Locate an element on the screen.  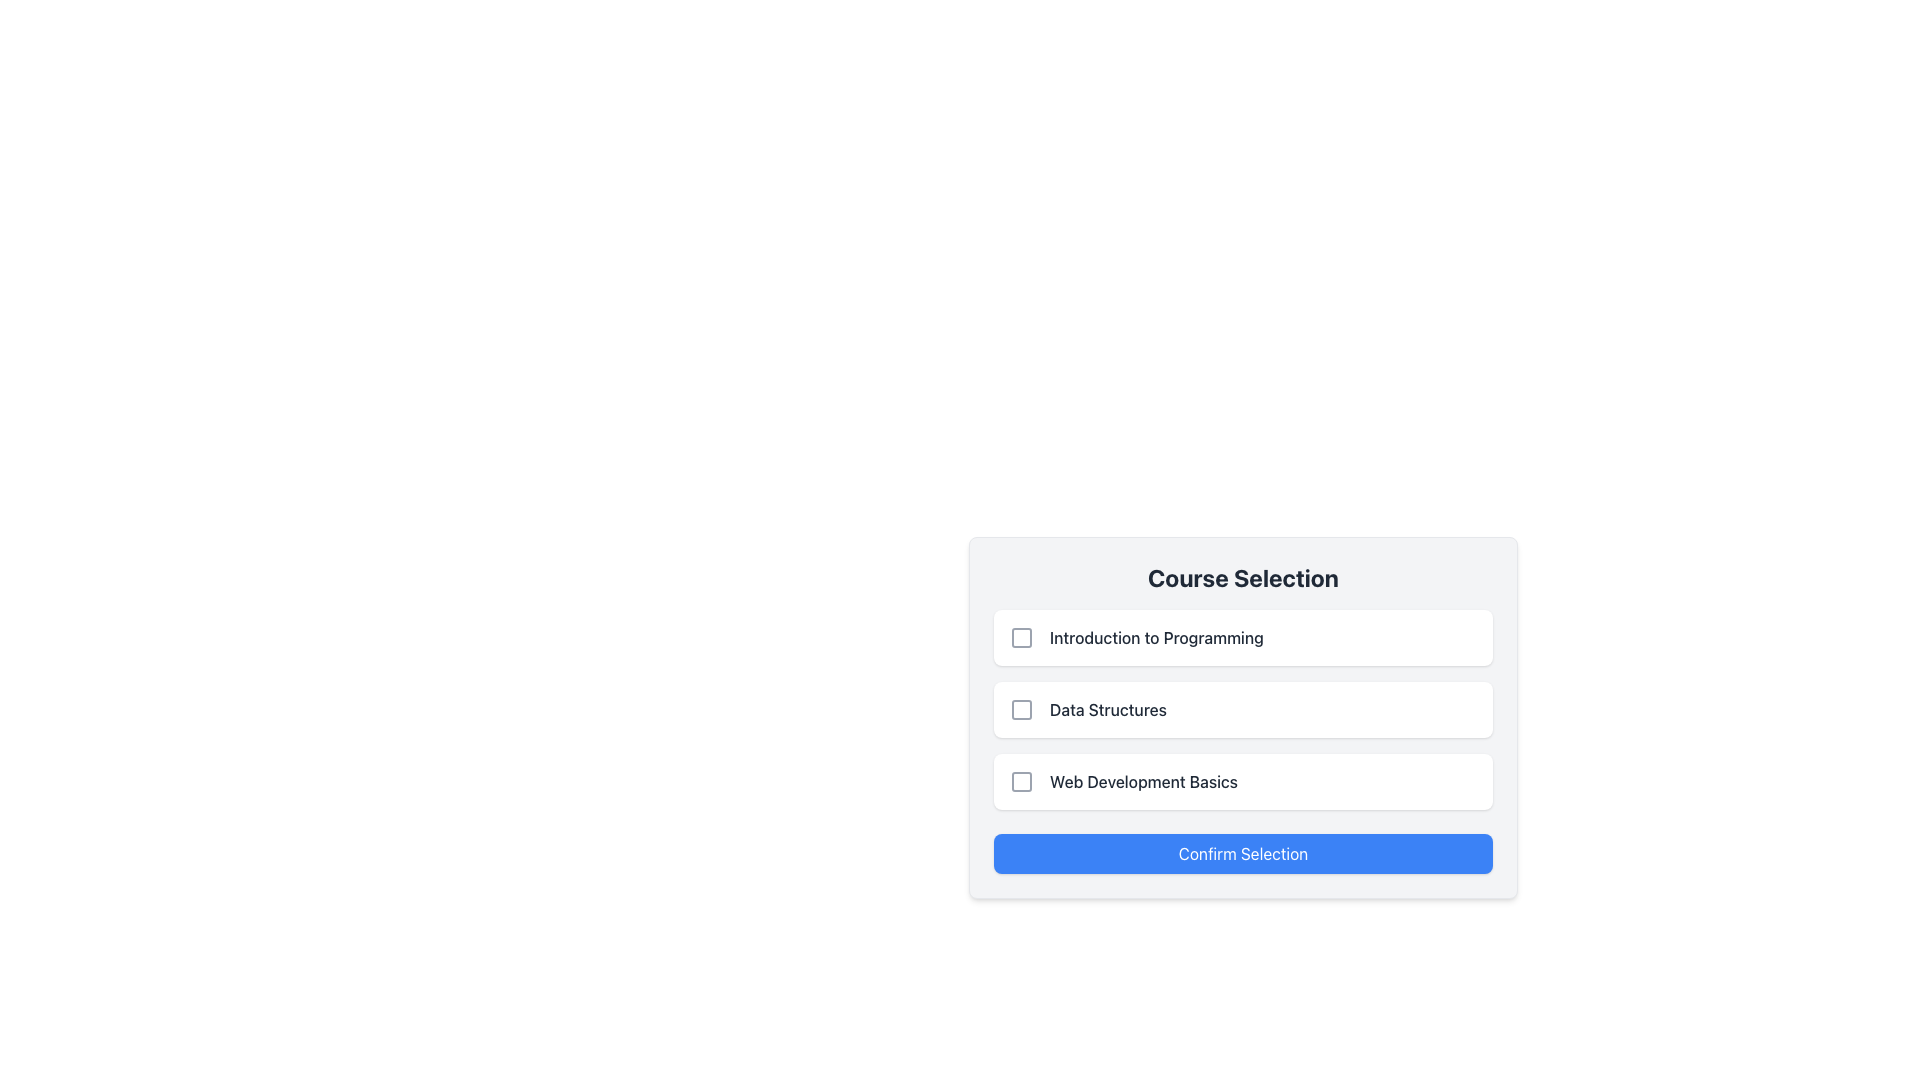
the label for the course option within the 'Data Structures' content box, located in the second row of the course selection list under 'Course Selection' is located at coordinates (1107, 708).